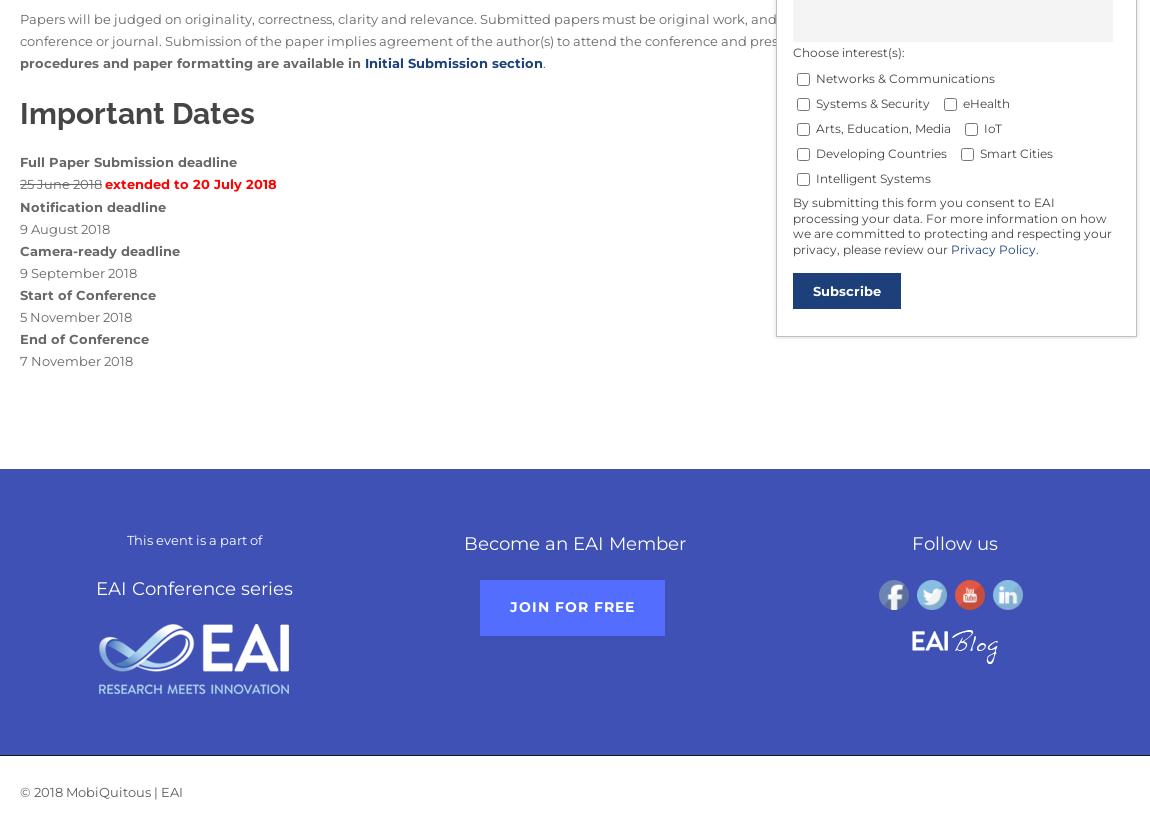  What do you see at coordinates (573, 543) in the screenshot?
I see `'Become an EAI Member'` at bounding box center [573, 543].